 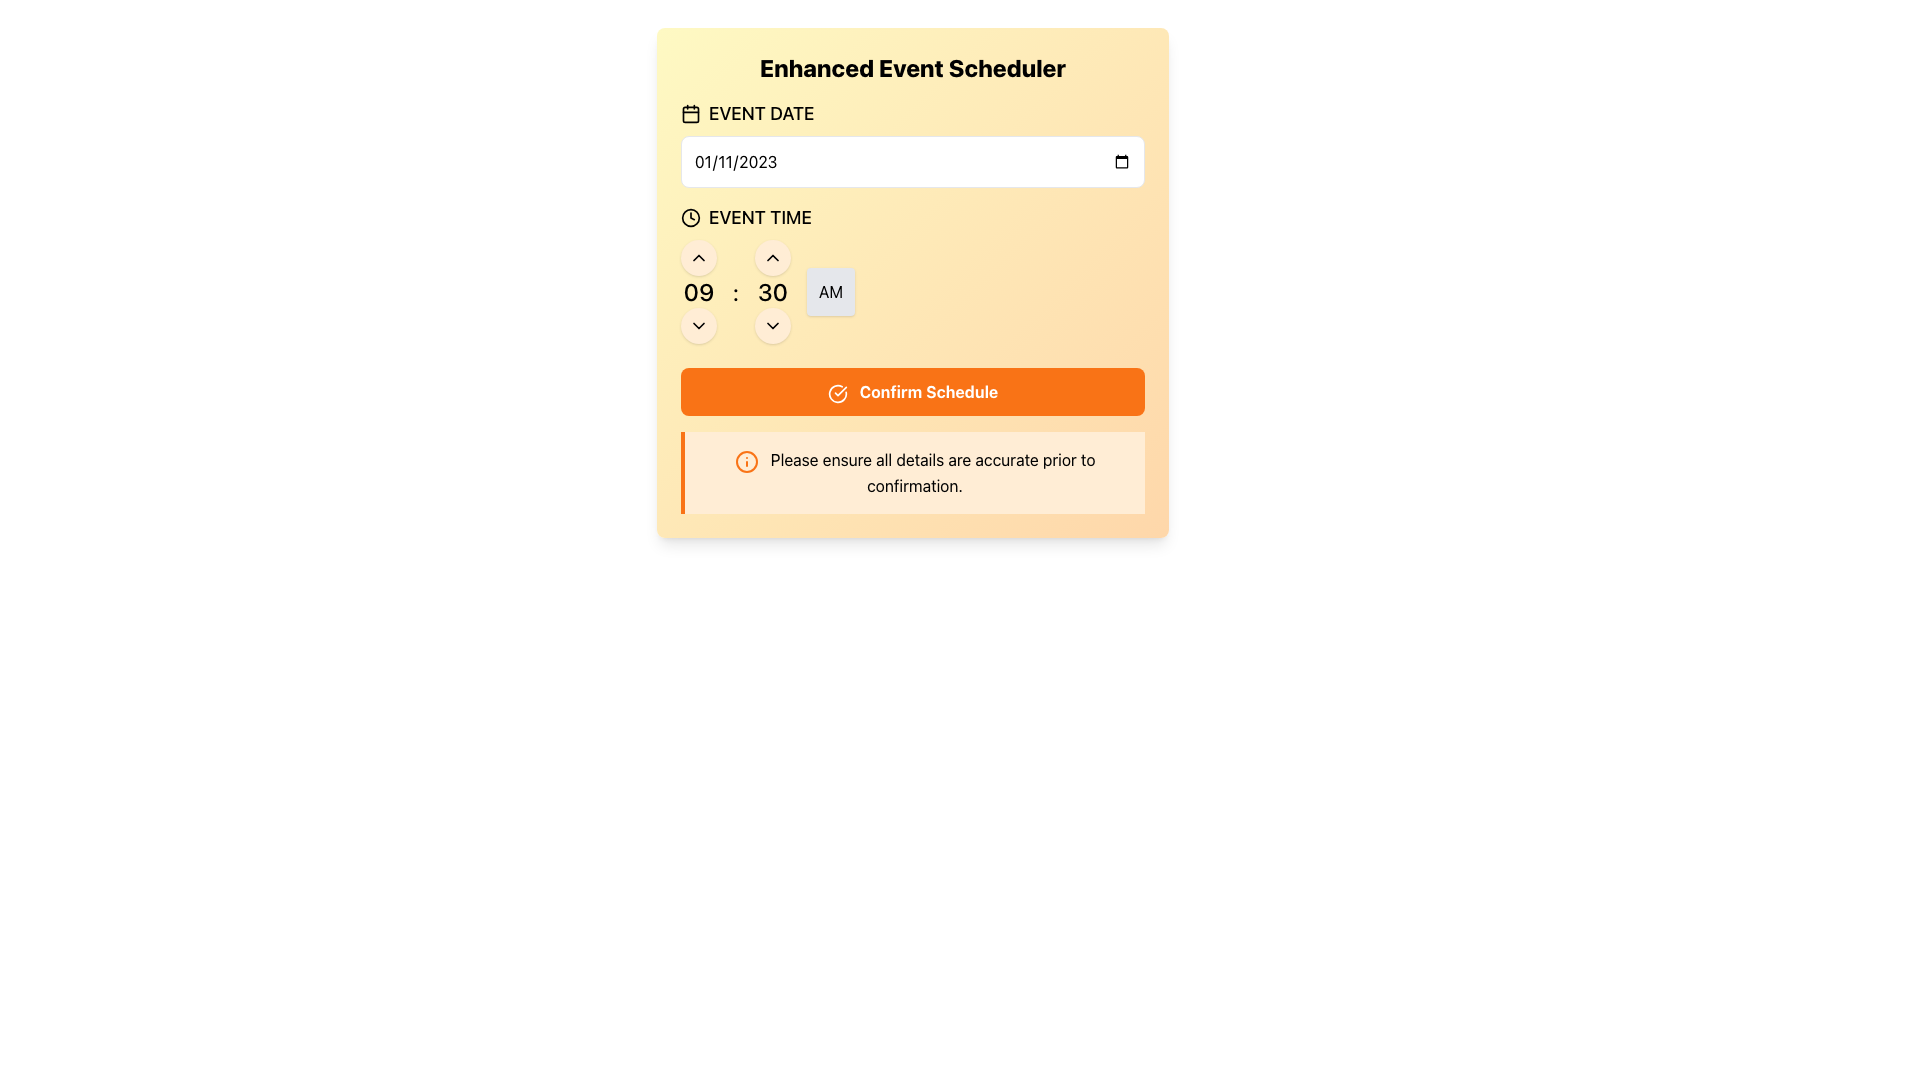 What do you see at coordinates (691, 218) in the screenshot?
I see `the event timing icon located to the immediate left of the 'EVENT TIME' label in the scheduler interface` at bounding box center [691, 218].